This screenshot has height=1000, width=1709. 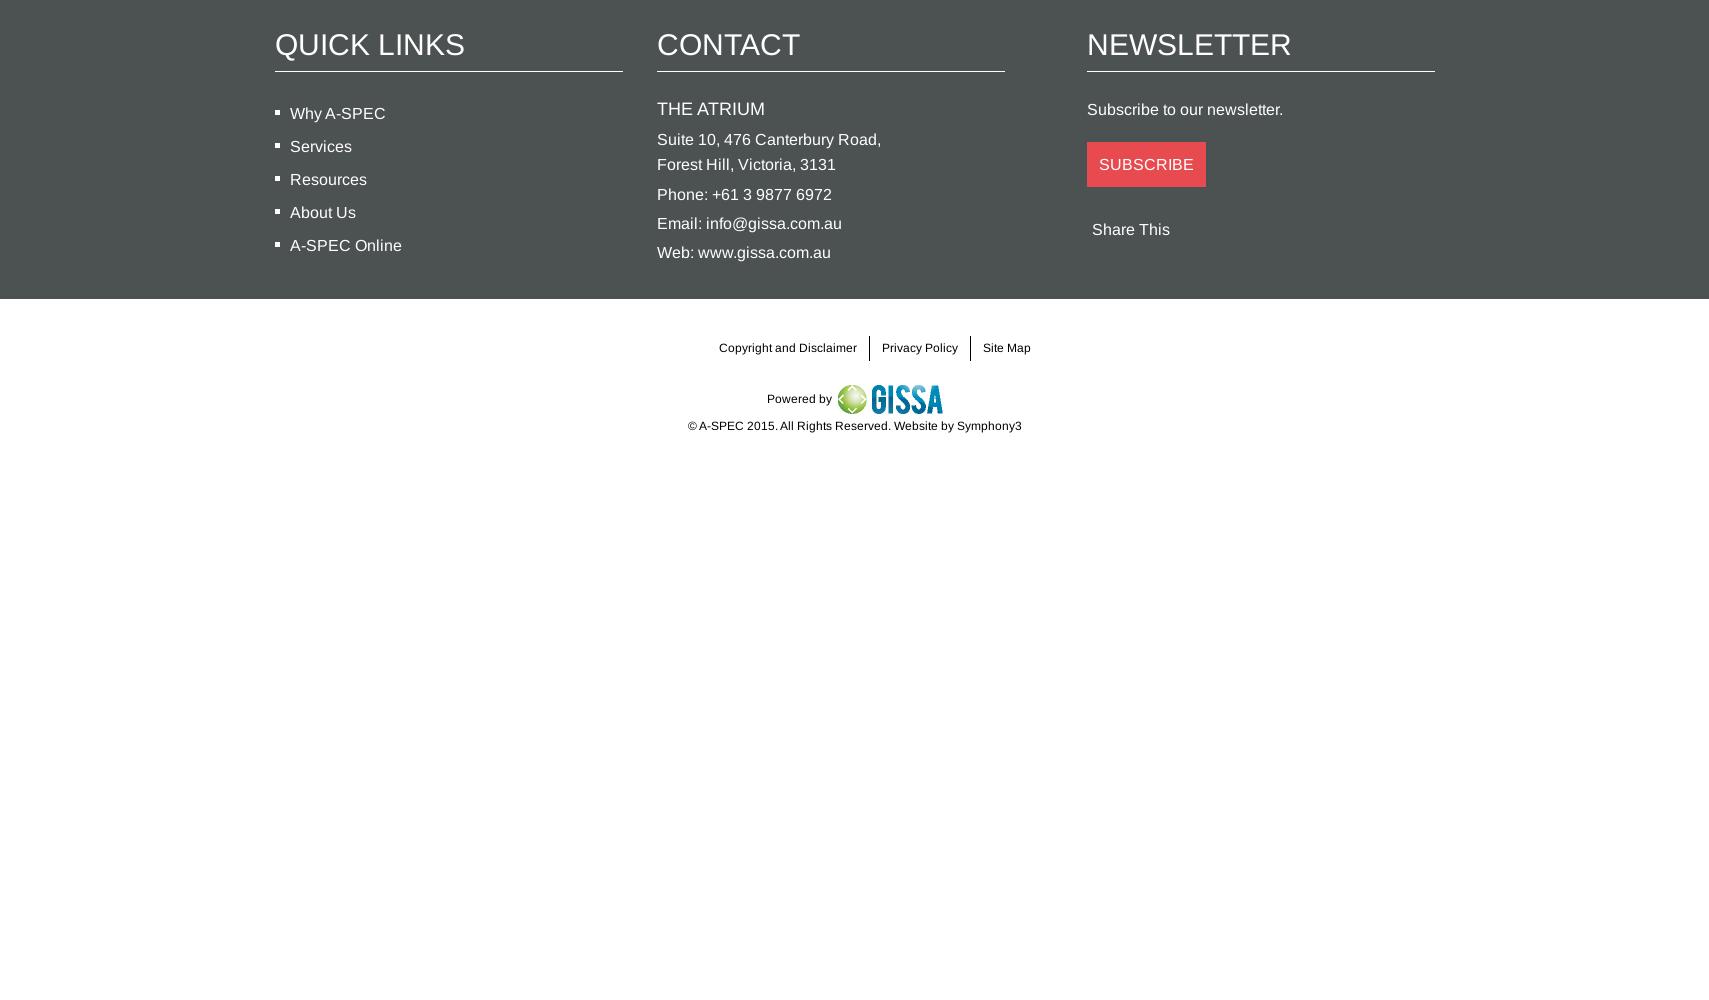 What do you see at coordinates (800, 398) in the screenshot?
I see `'Powered by'` at bounding box center [800, 398].